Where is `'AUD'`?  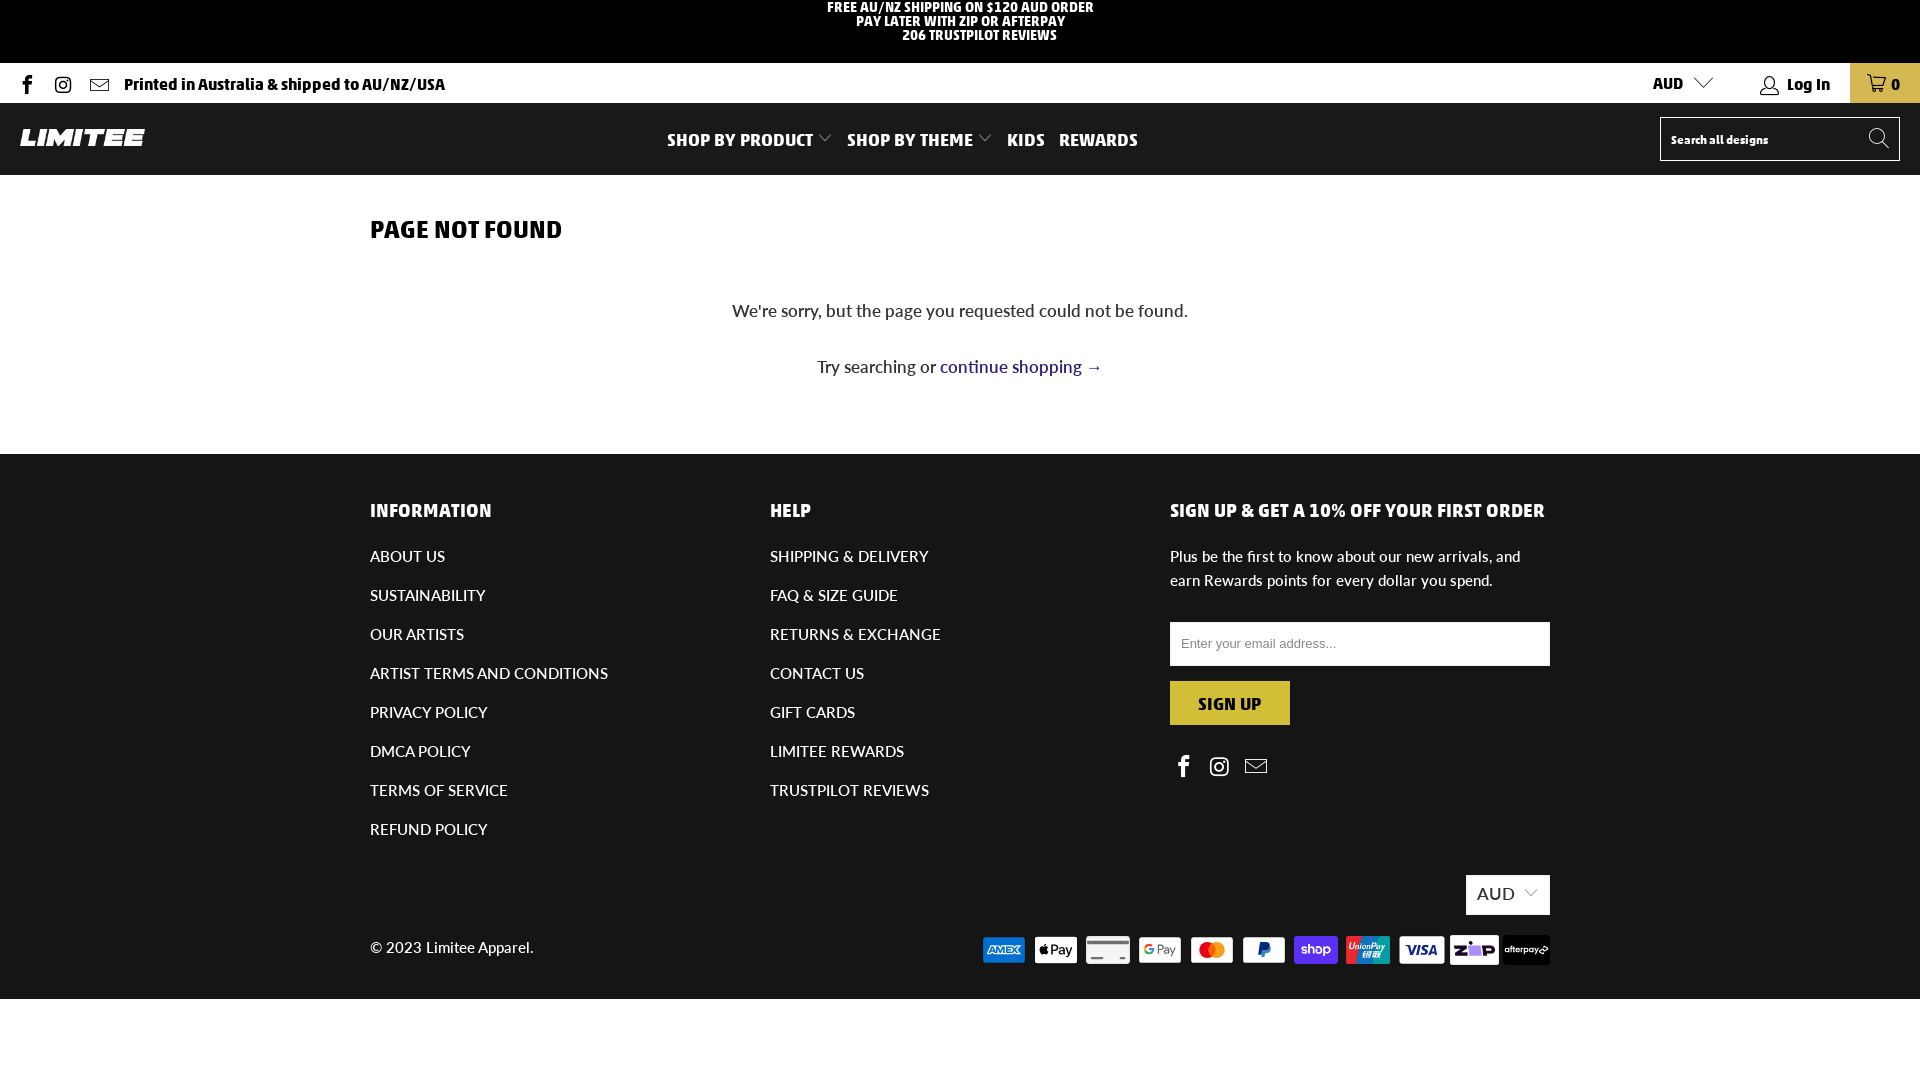
'AUD' is located at coordinates (1675, 82).